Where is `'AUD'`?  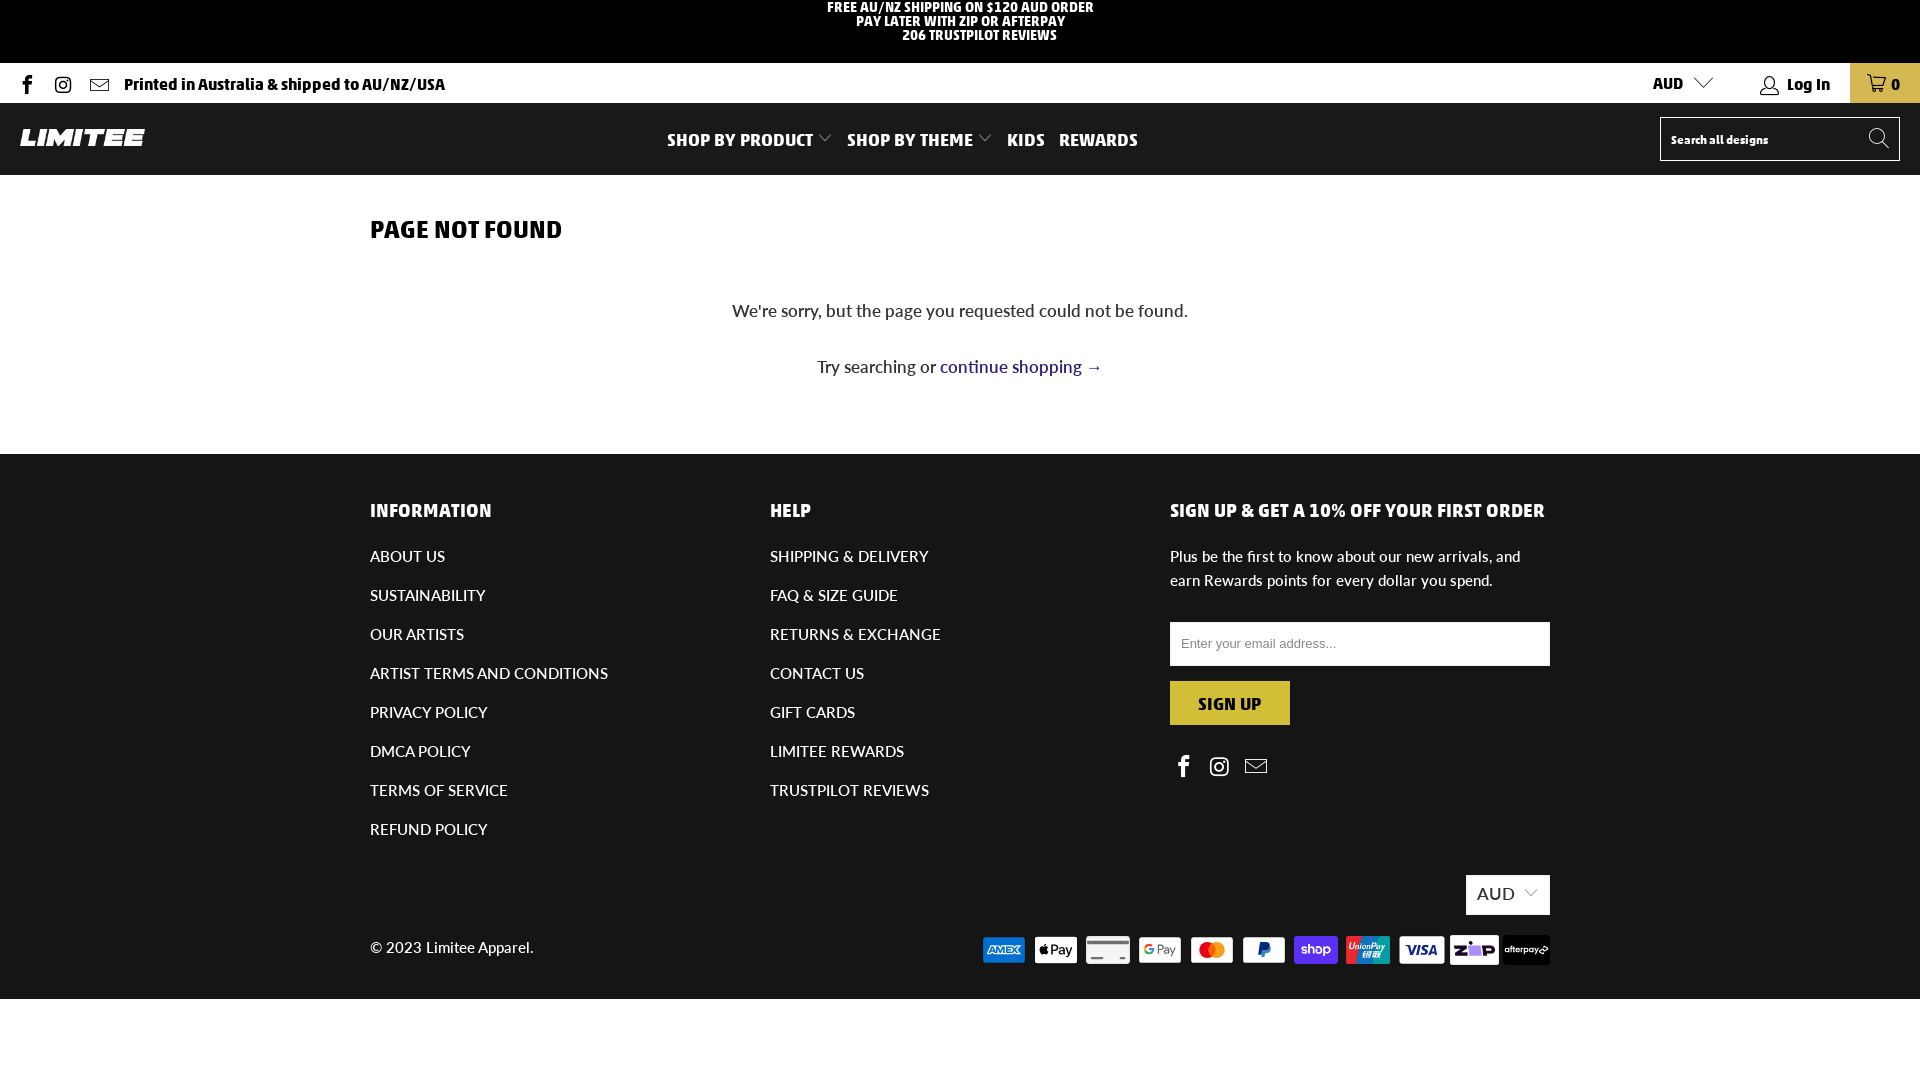
'AUD' is located at coordinates (1675, 82).